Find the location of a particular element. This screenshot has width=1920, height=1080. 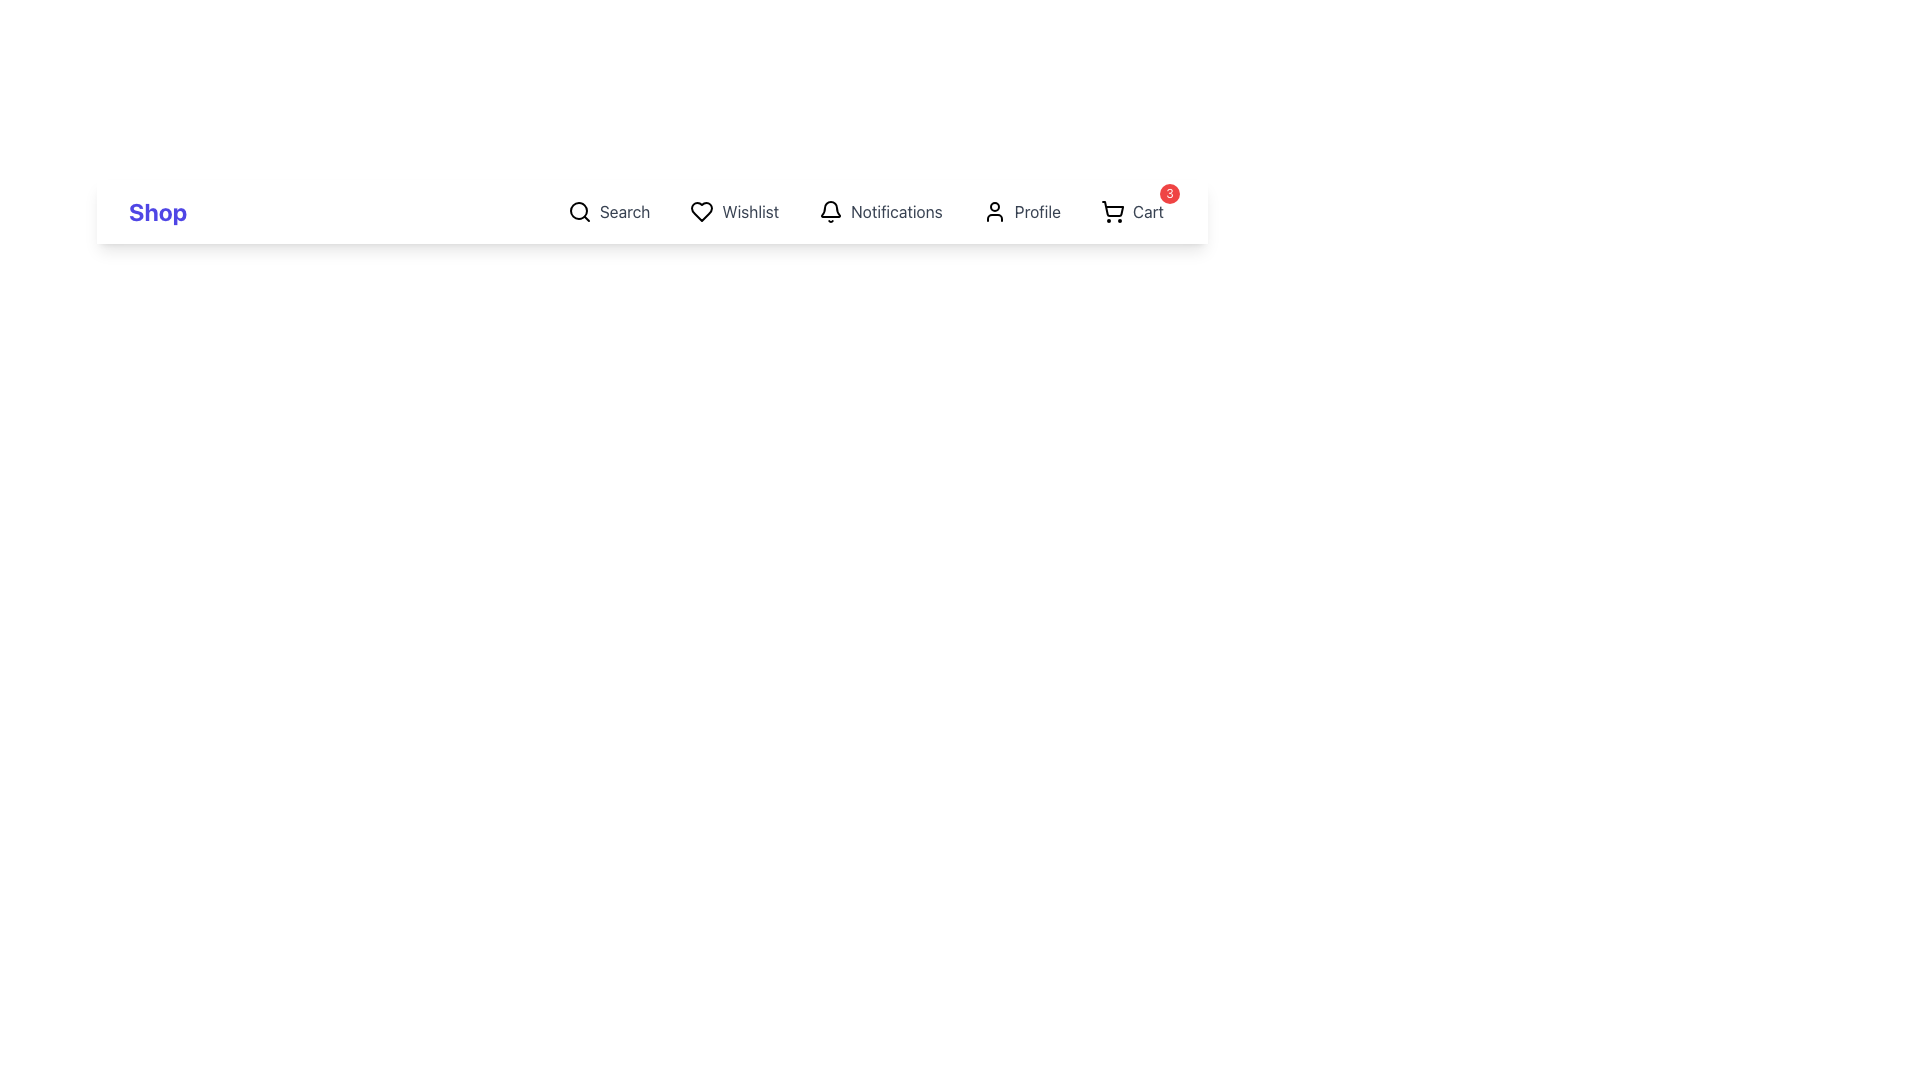

the central part of the circular search icon located in the top navigation bar is located at coordinates (577, 211).